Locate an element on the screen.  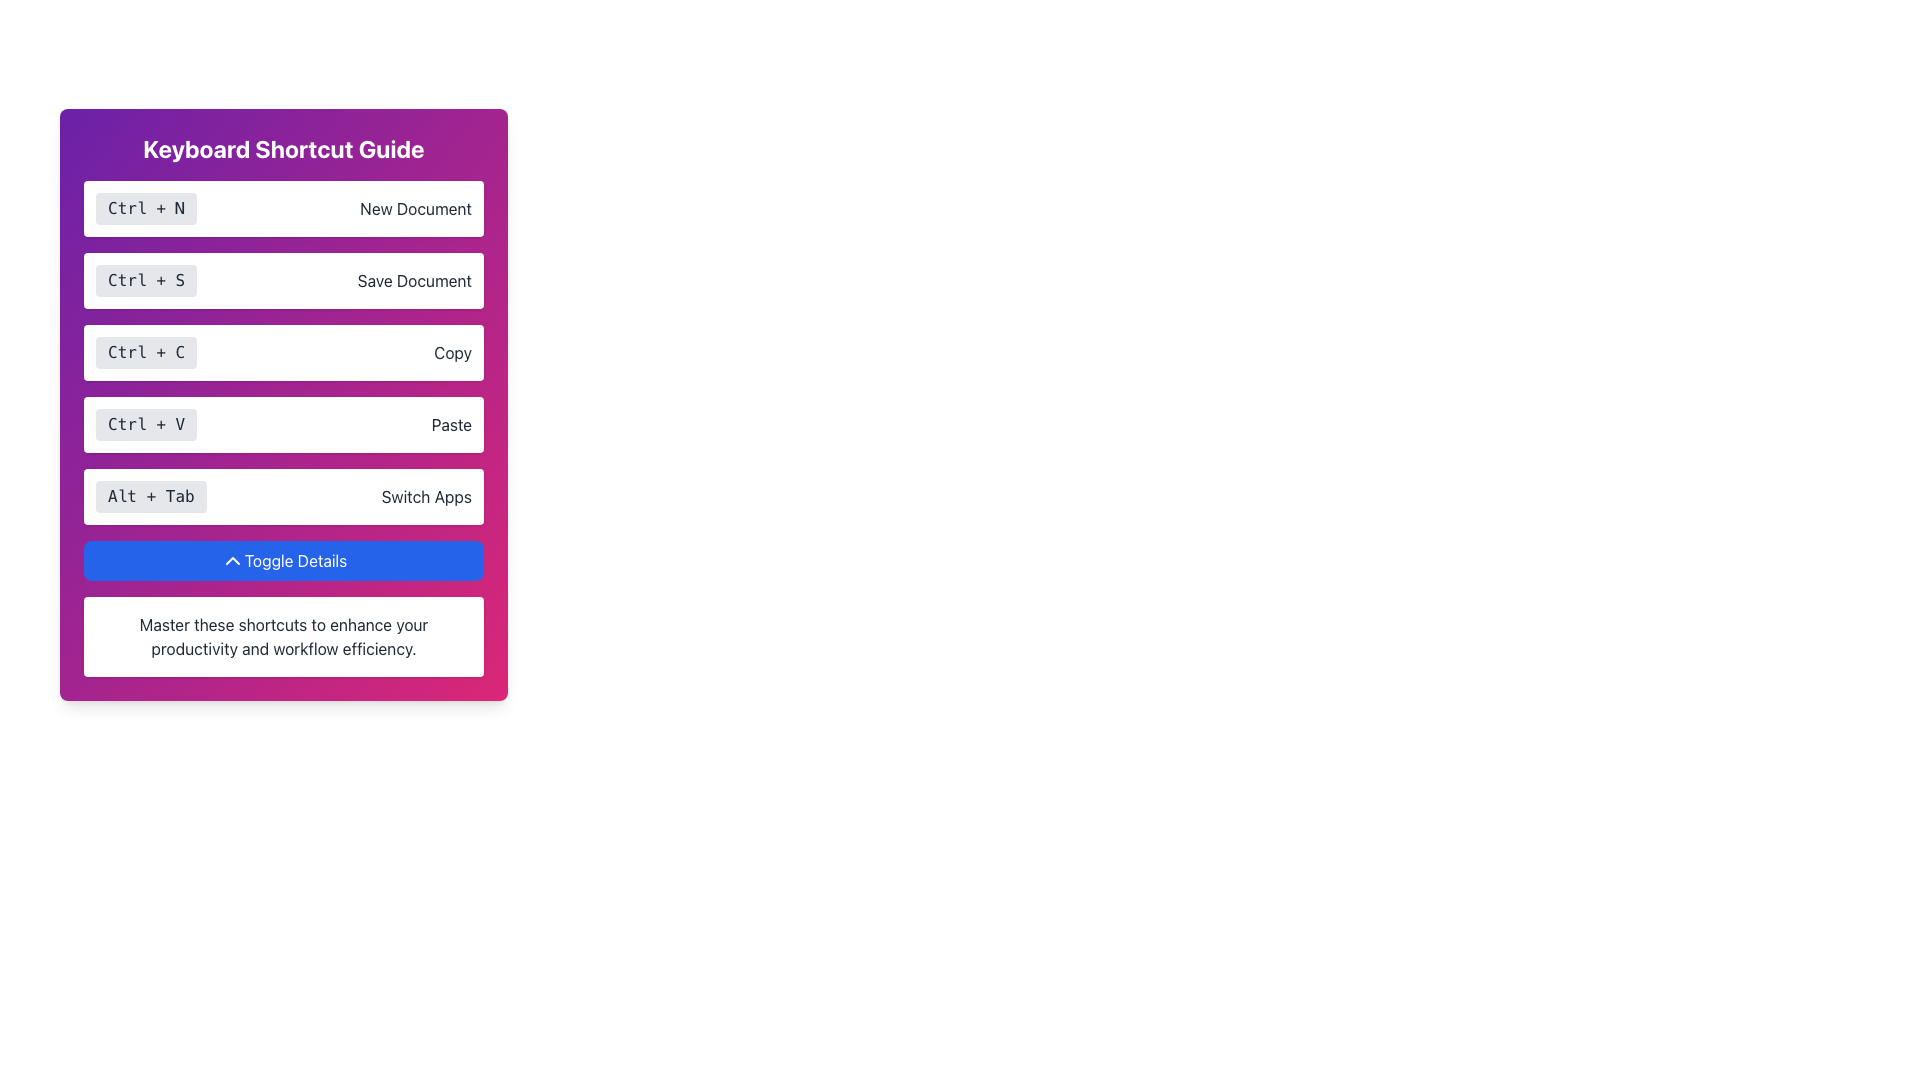
Text Label that describes the functionality of the adjacent keyboard shortcut 'Alt + Tab', which is labeled 'Switch Apps' is located at coordinates (425, 496).